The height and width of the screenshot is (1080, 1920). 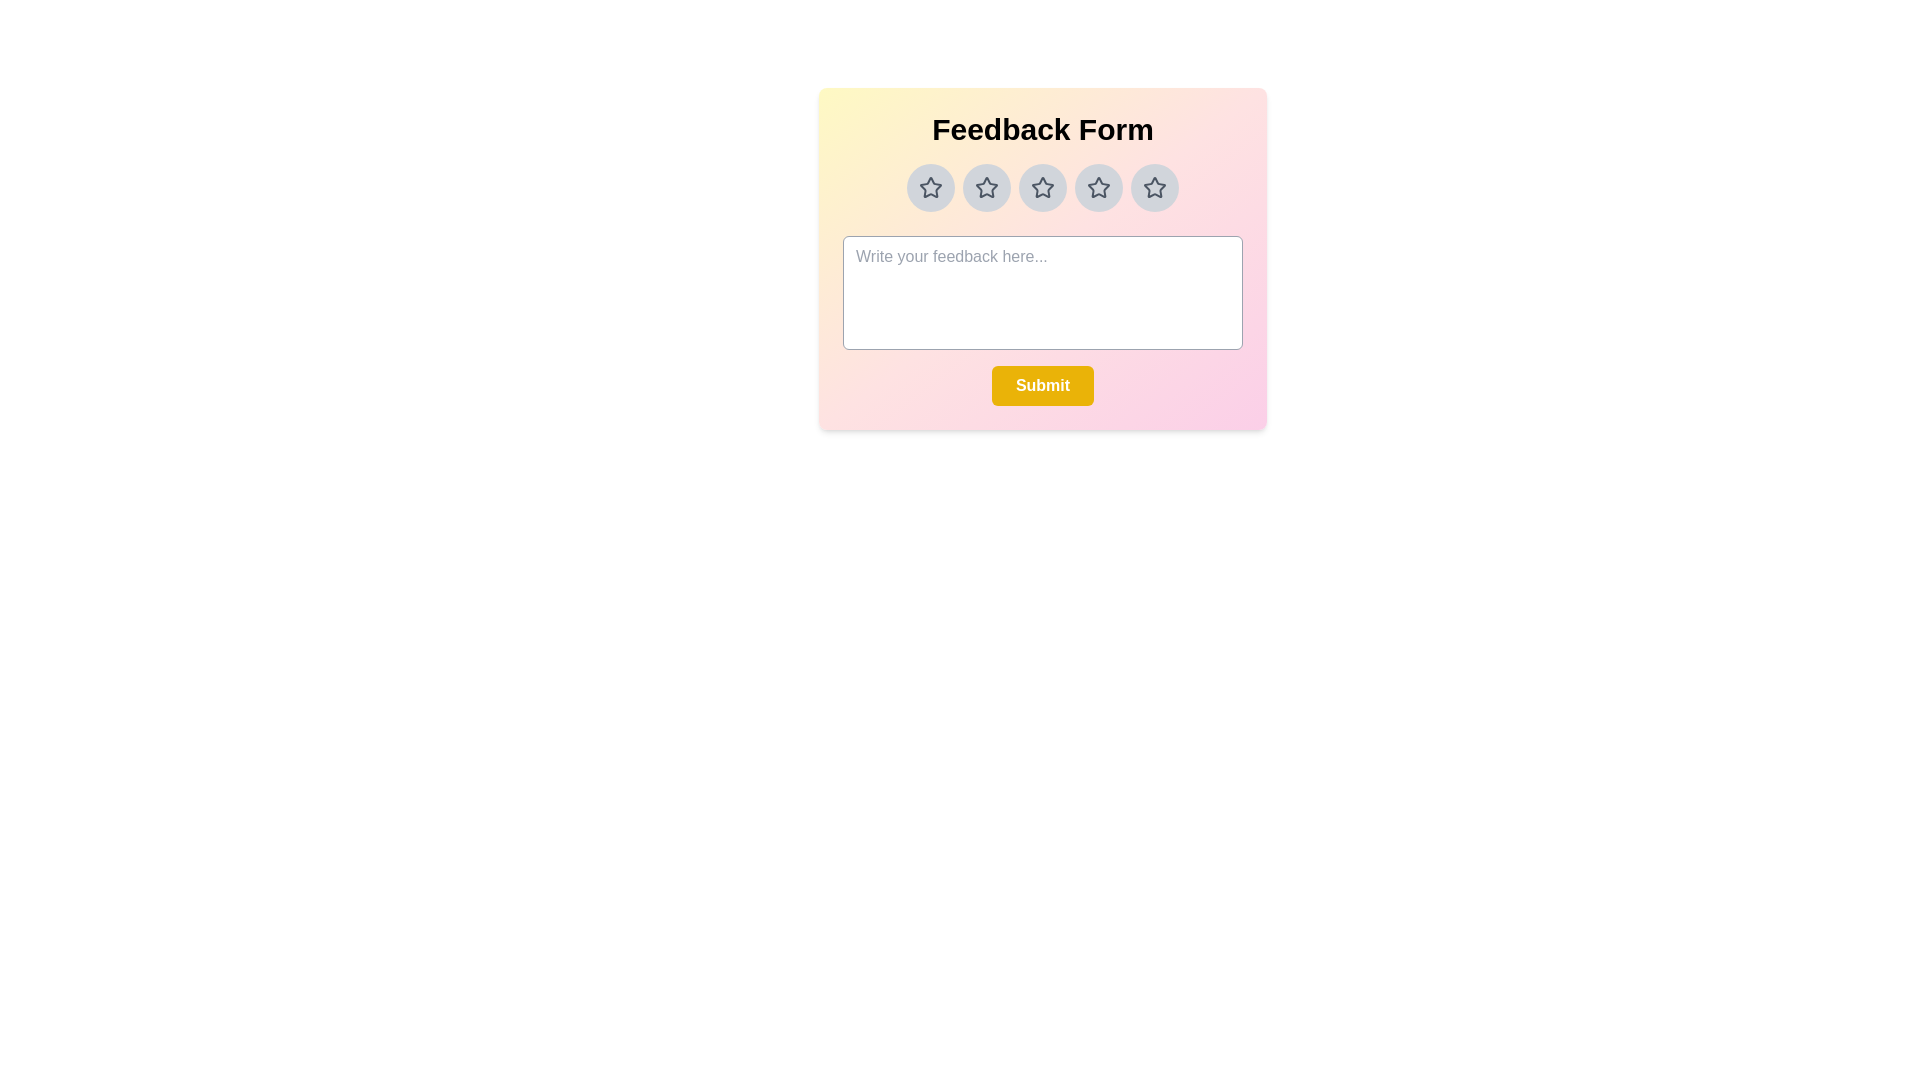 What do you see at coordinates (1155, 188) in the screenshot?
I see `the star rating to 5 by clicking on the corresponding star button` at bounding box center [1155, 188].